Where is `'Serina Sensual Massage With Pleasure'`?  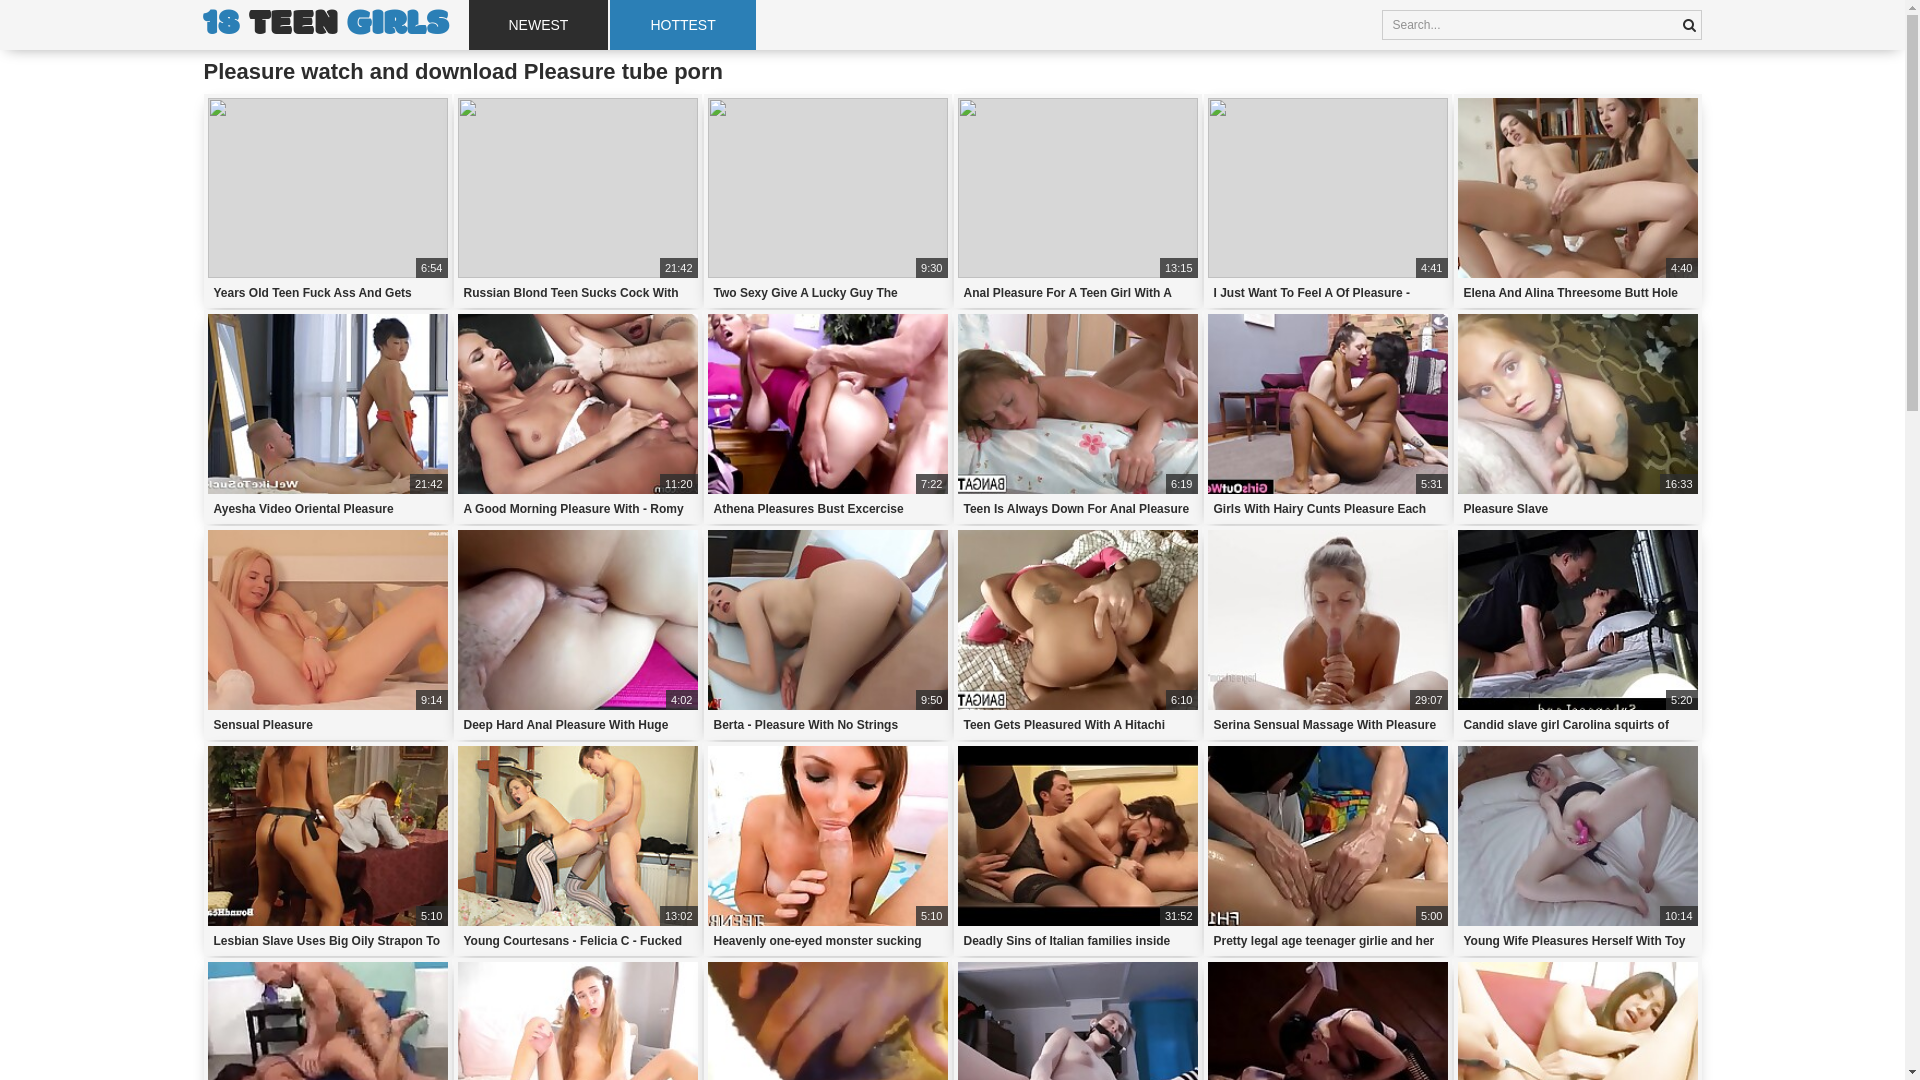 'Serina Sensual Massage With Pleasure' is located at coordinates (1328, 725).